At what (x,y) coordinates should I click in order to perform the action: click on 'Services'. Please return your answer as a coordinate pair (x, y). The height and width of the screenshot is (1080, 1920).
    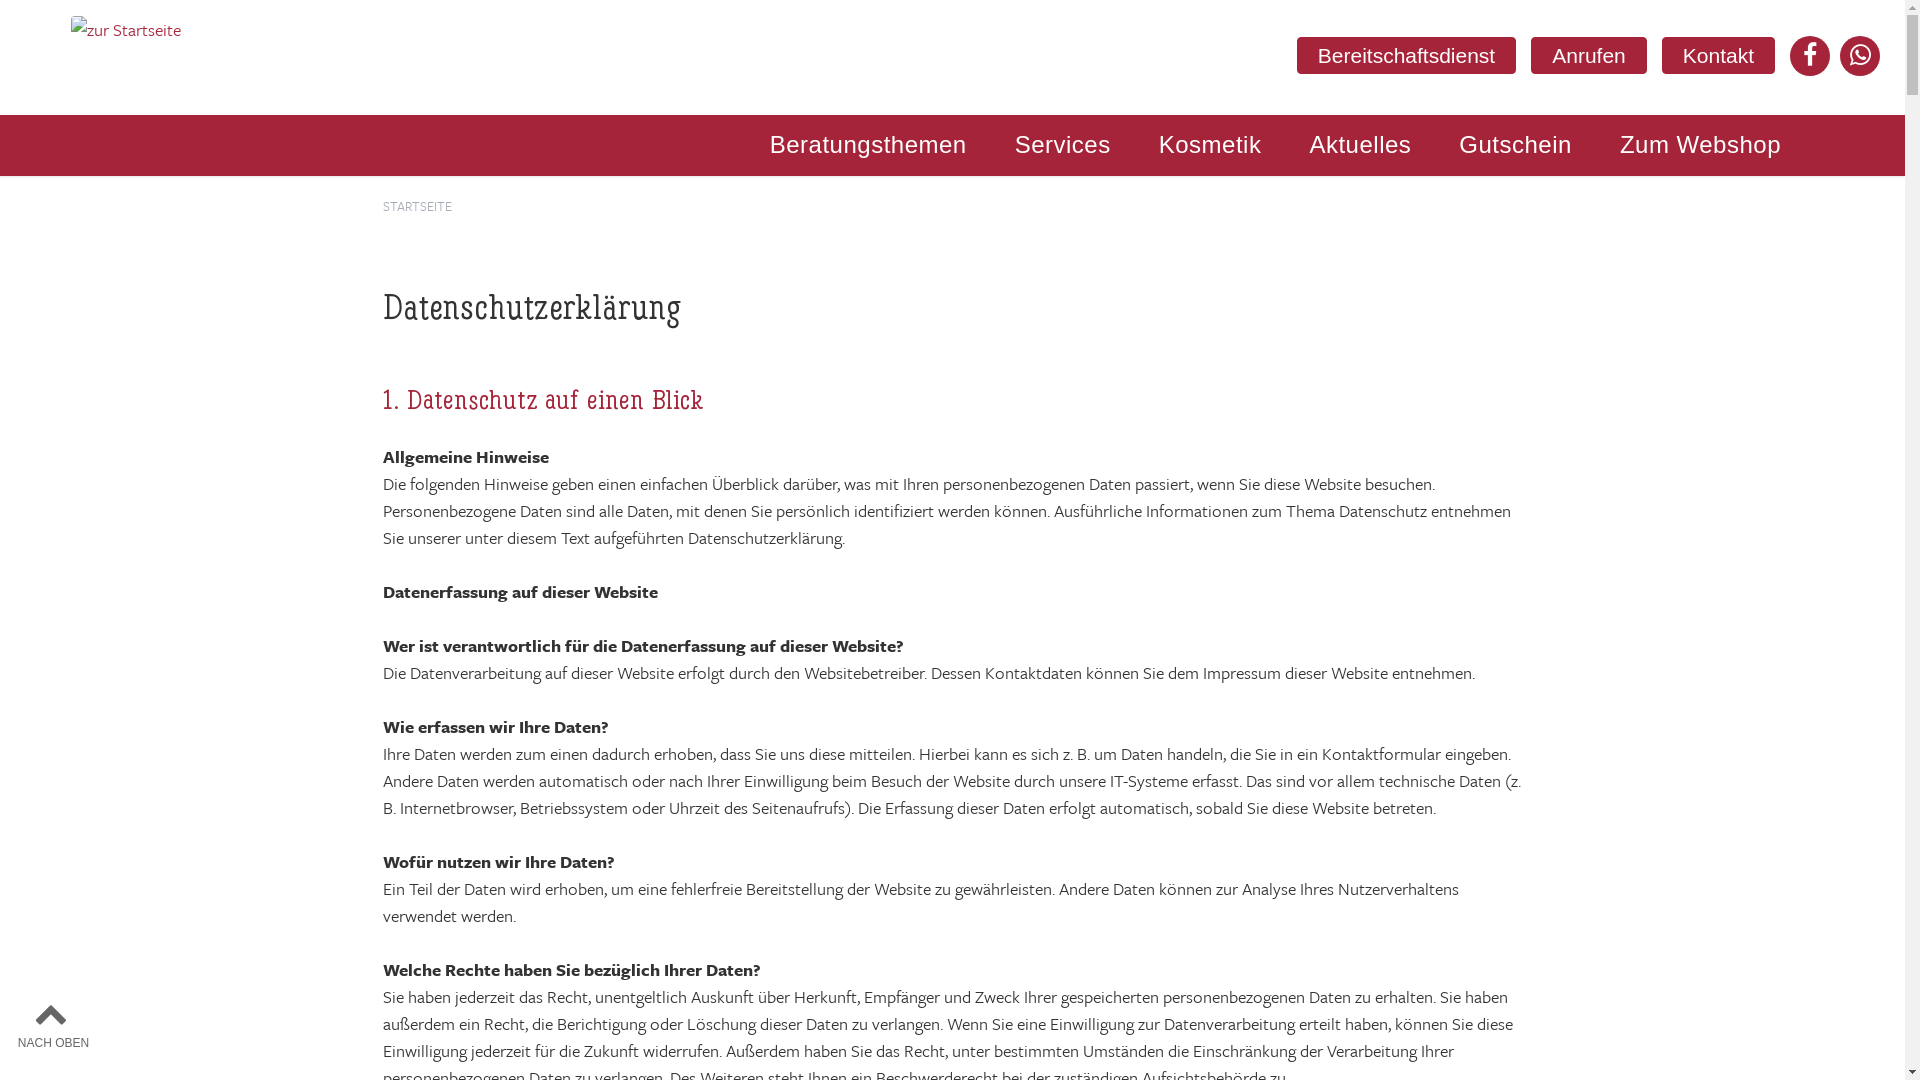
    Looking at the image, I should click on (1006, 144).